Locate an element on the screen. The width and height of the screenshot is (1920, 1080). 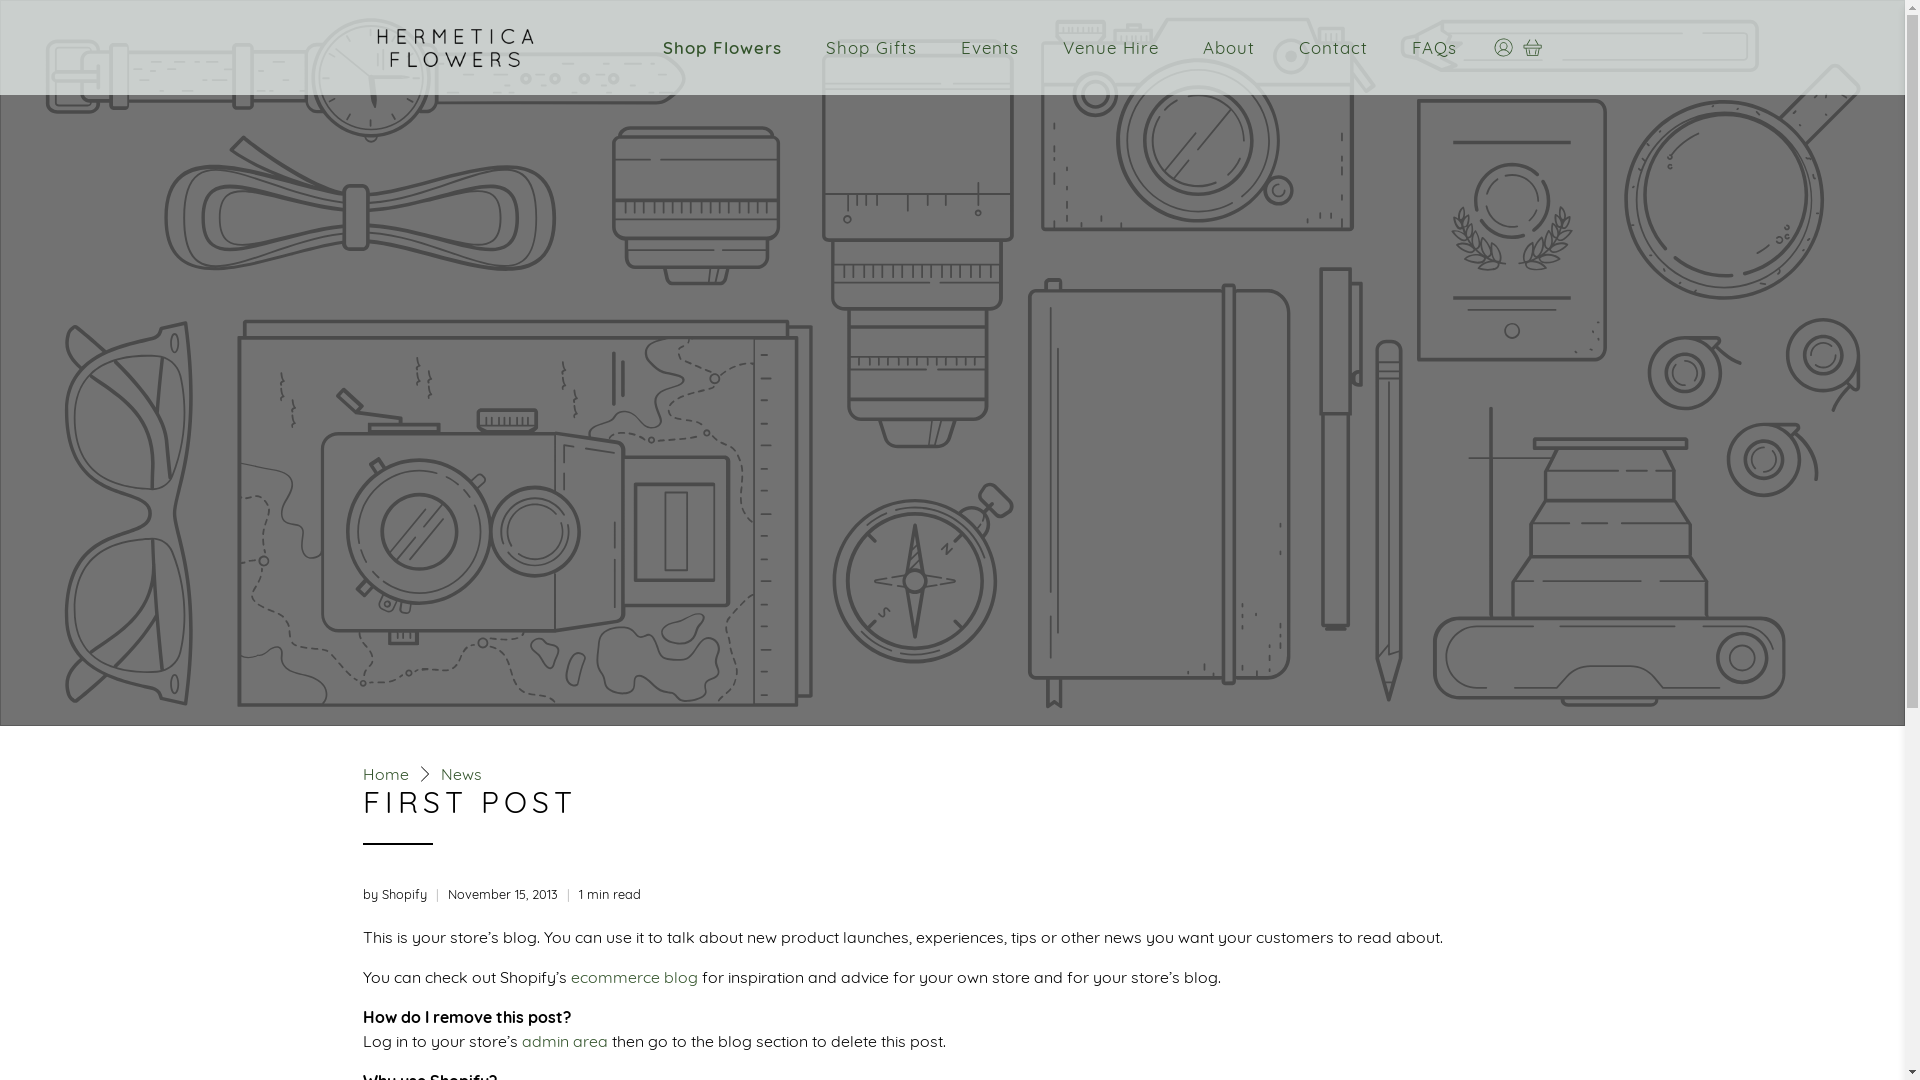
'Venue Hire' is located at coordinates (1109, 46).